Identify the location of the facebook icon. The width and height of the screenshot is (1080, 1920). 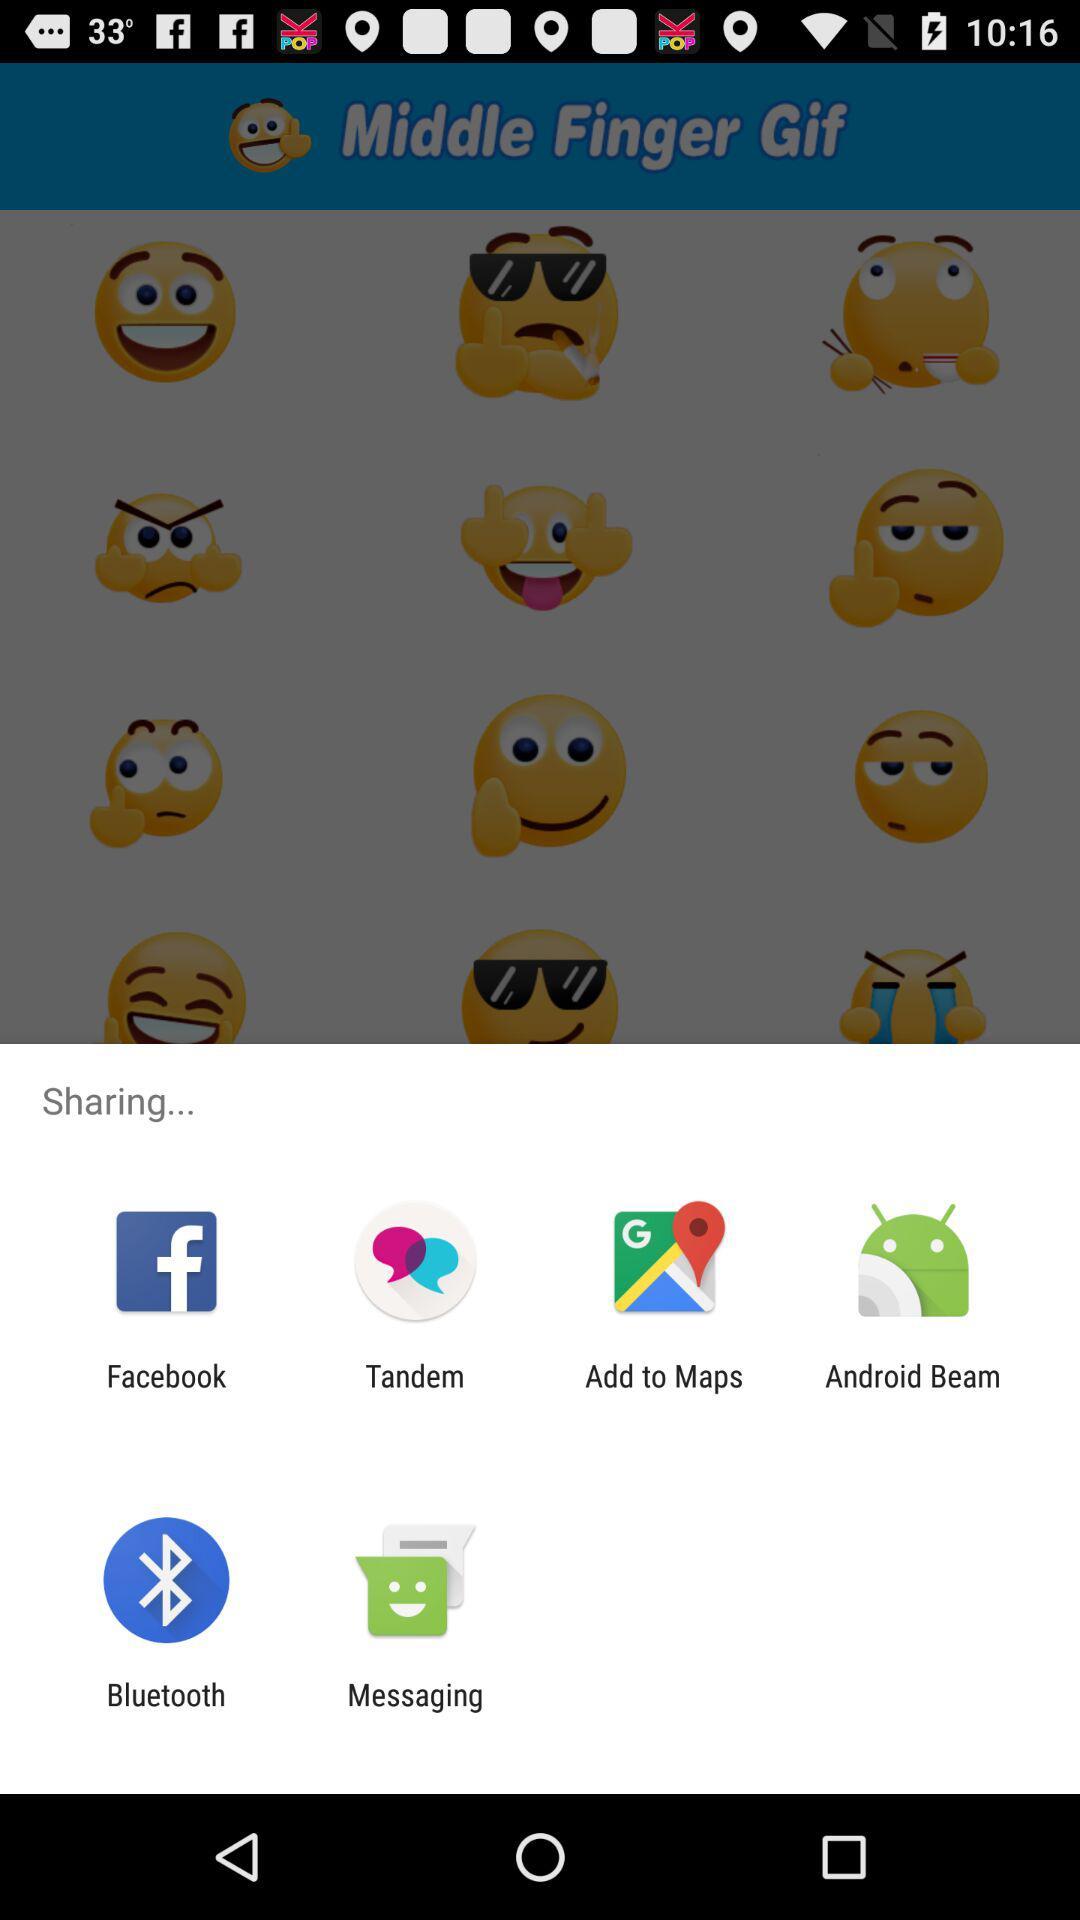
(165, 1392).